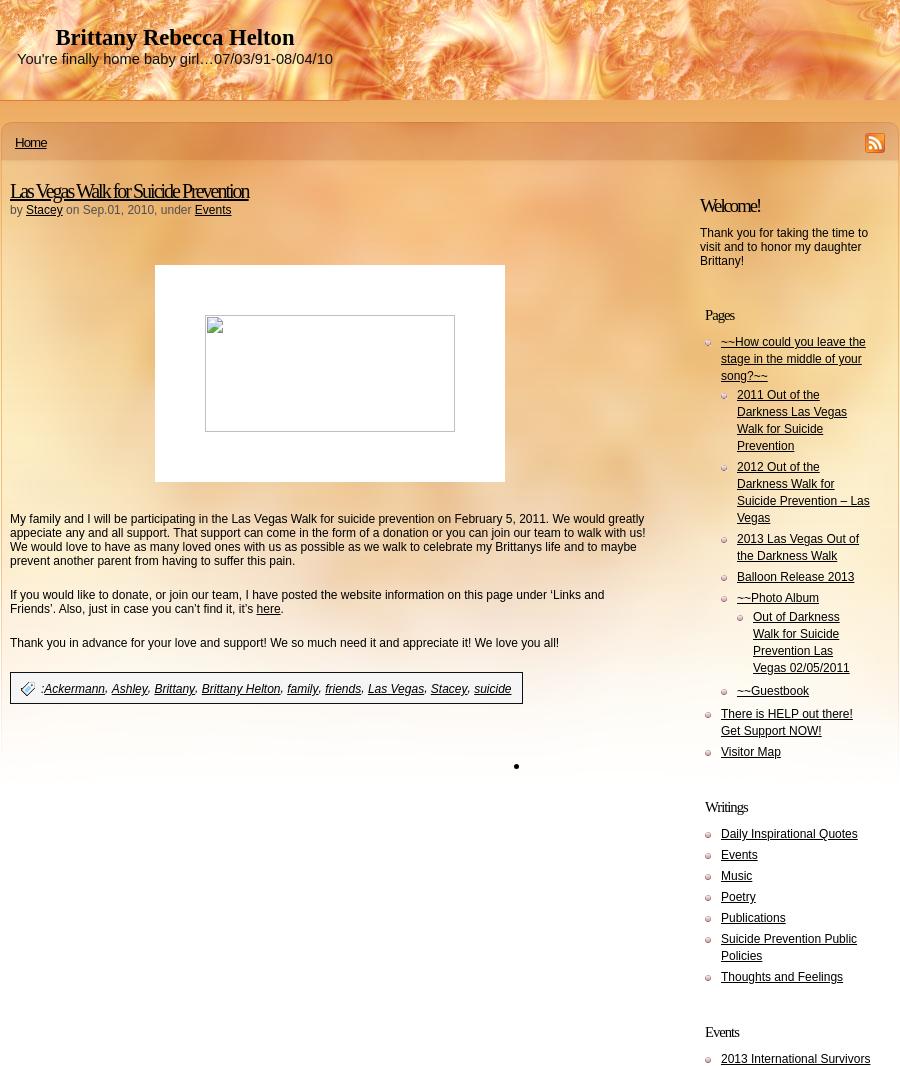  I want to click on 'Out of Darkness Walk for Suicide Prevention Las Vegas 02/05/2011', so click(801, 641).